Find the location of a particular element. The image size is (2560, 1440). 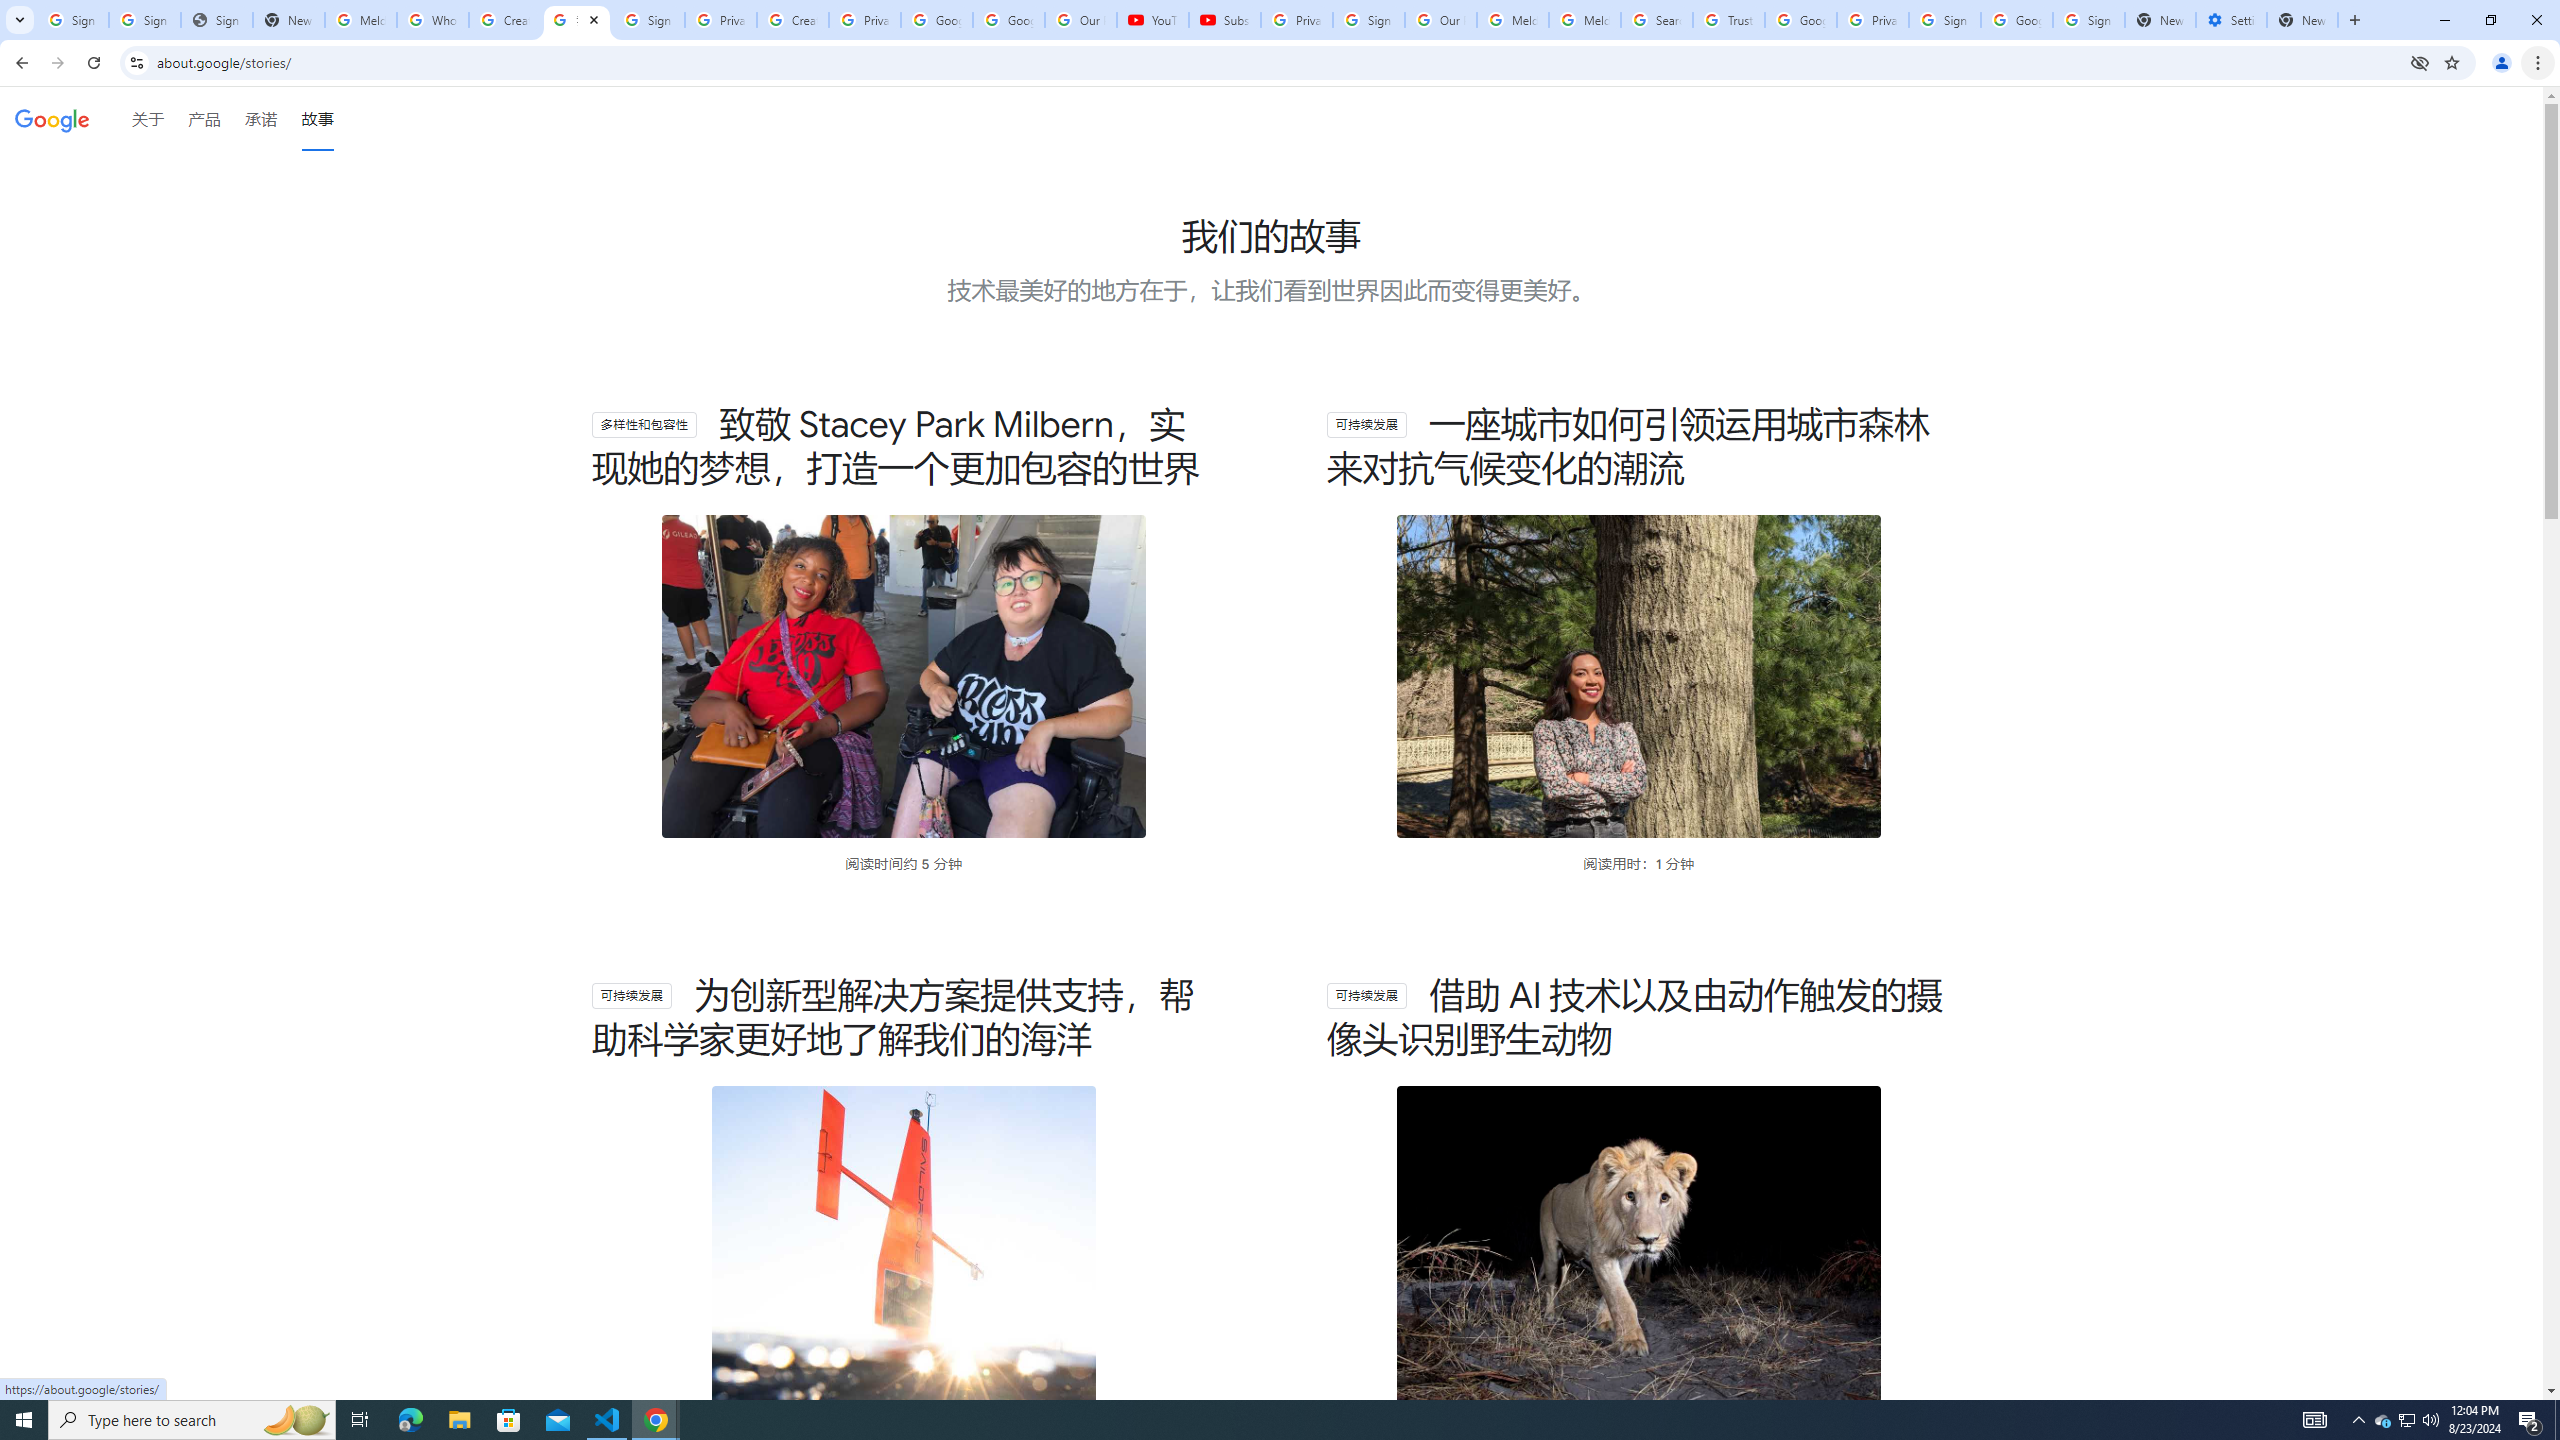

'Google Ads - Sign in' is located at coordinates (1799, 19).